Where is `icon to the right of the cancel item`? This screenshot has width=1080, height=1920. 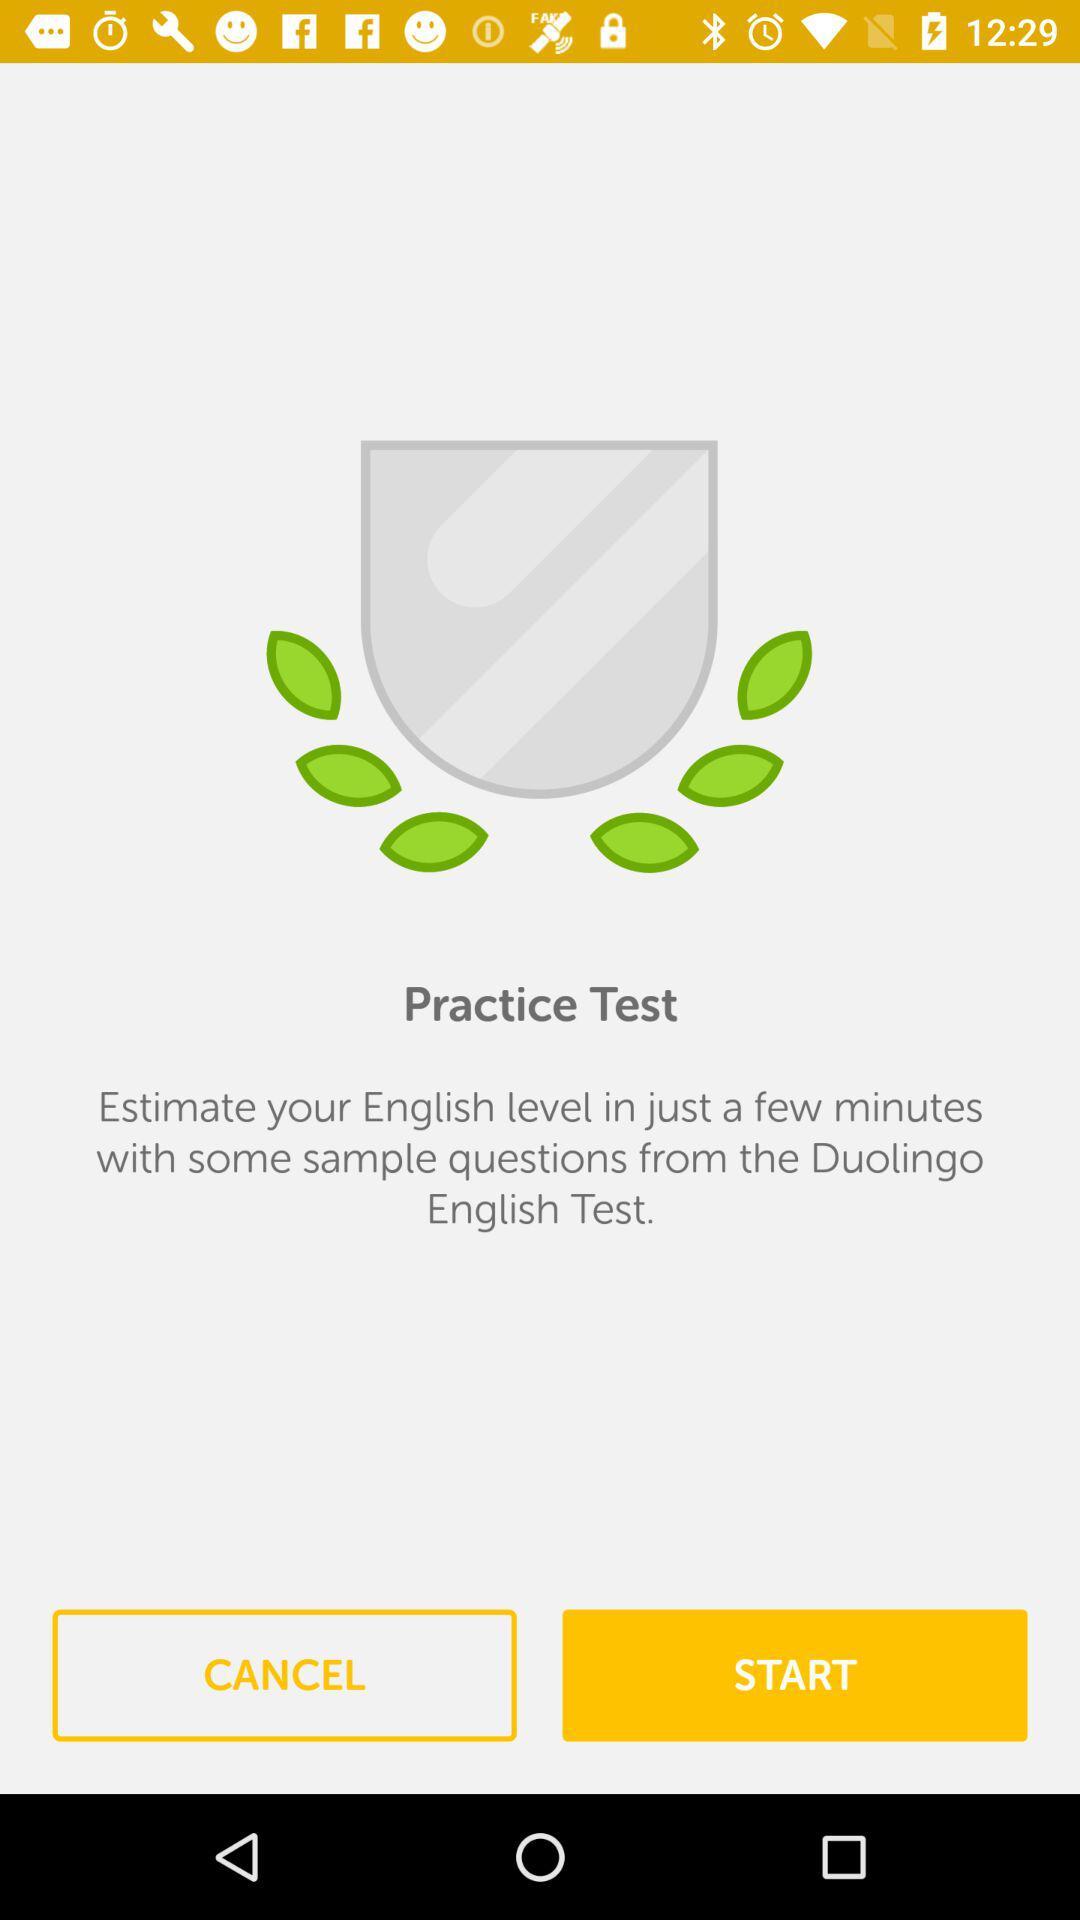
icon to the right of the cancel item is located at coordinates (793, 1675).